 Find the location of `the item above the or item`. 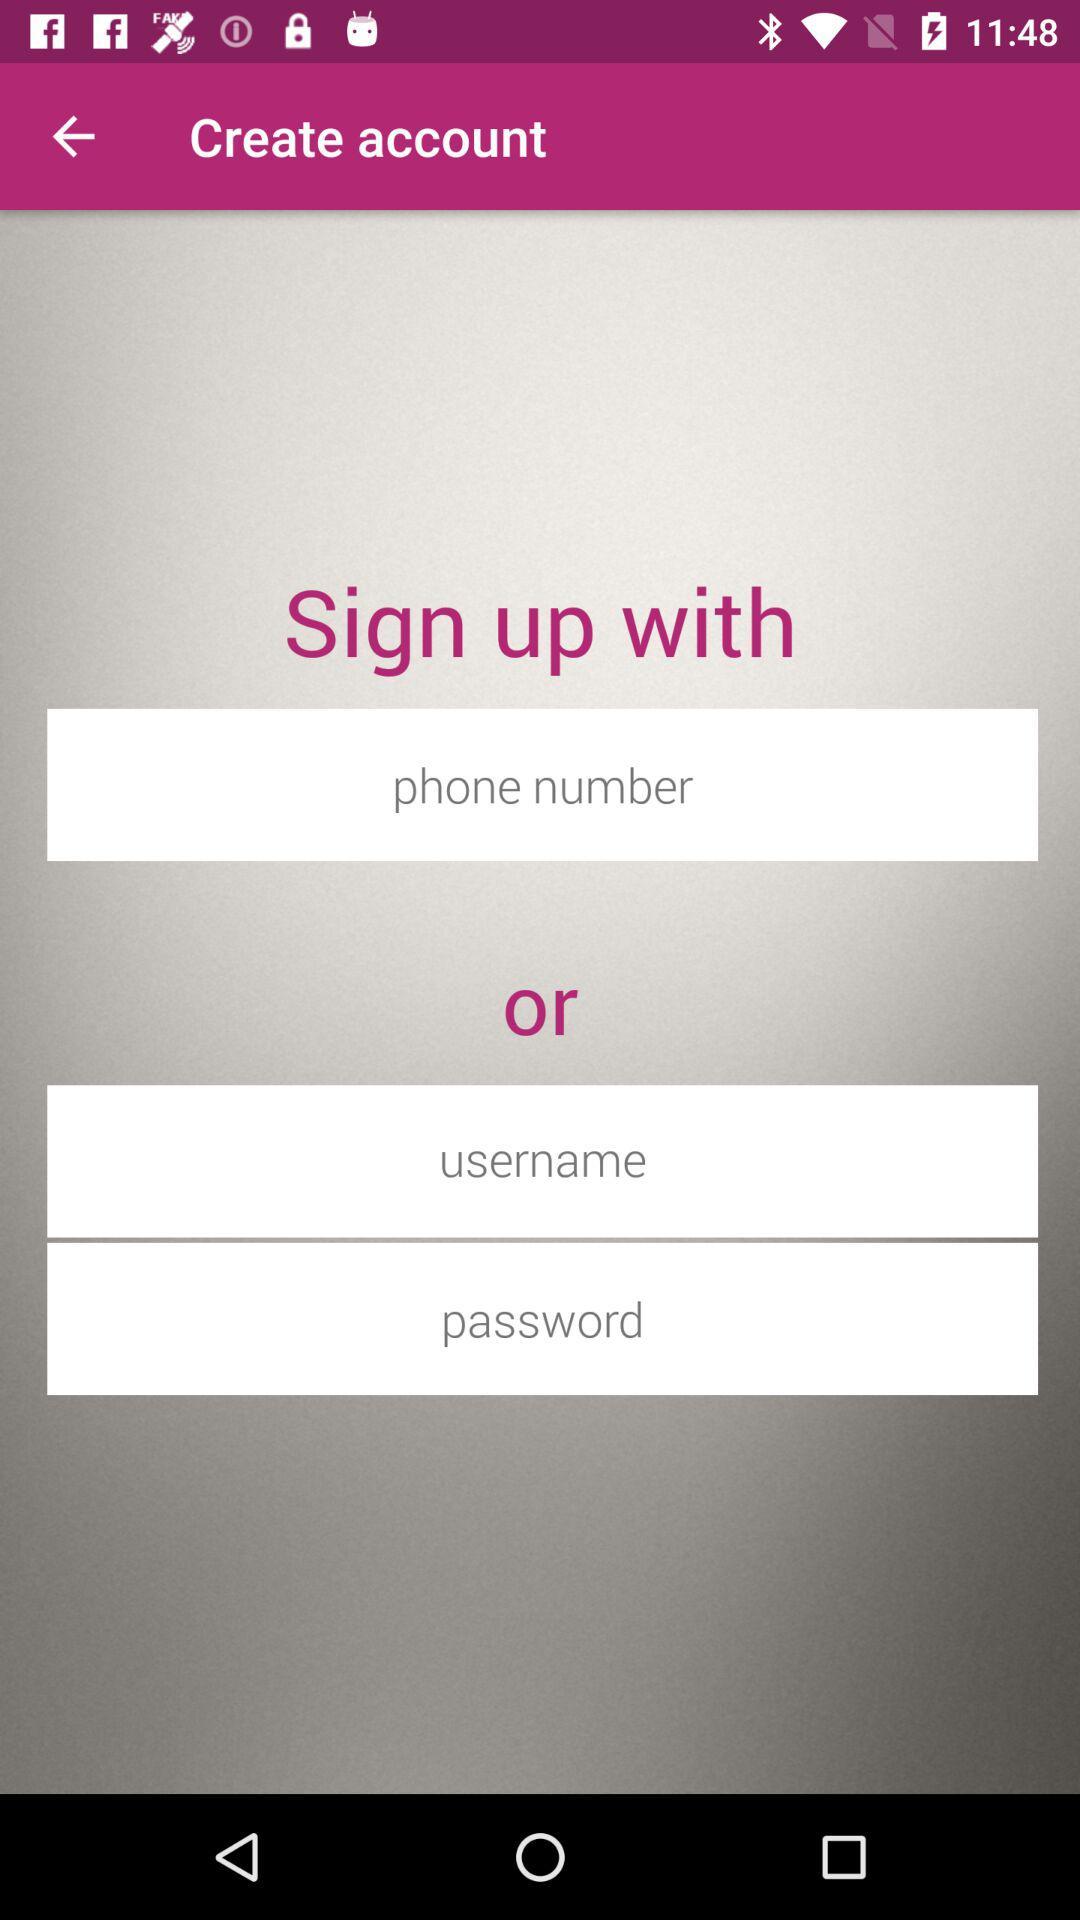

the item above the or item is located at coordinates (542, 783).